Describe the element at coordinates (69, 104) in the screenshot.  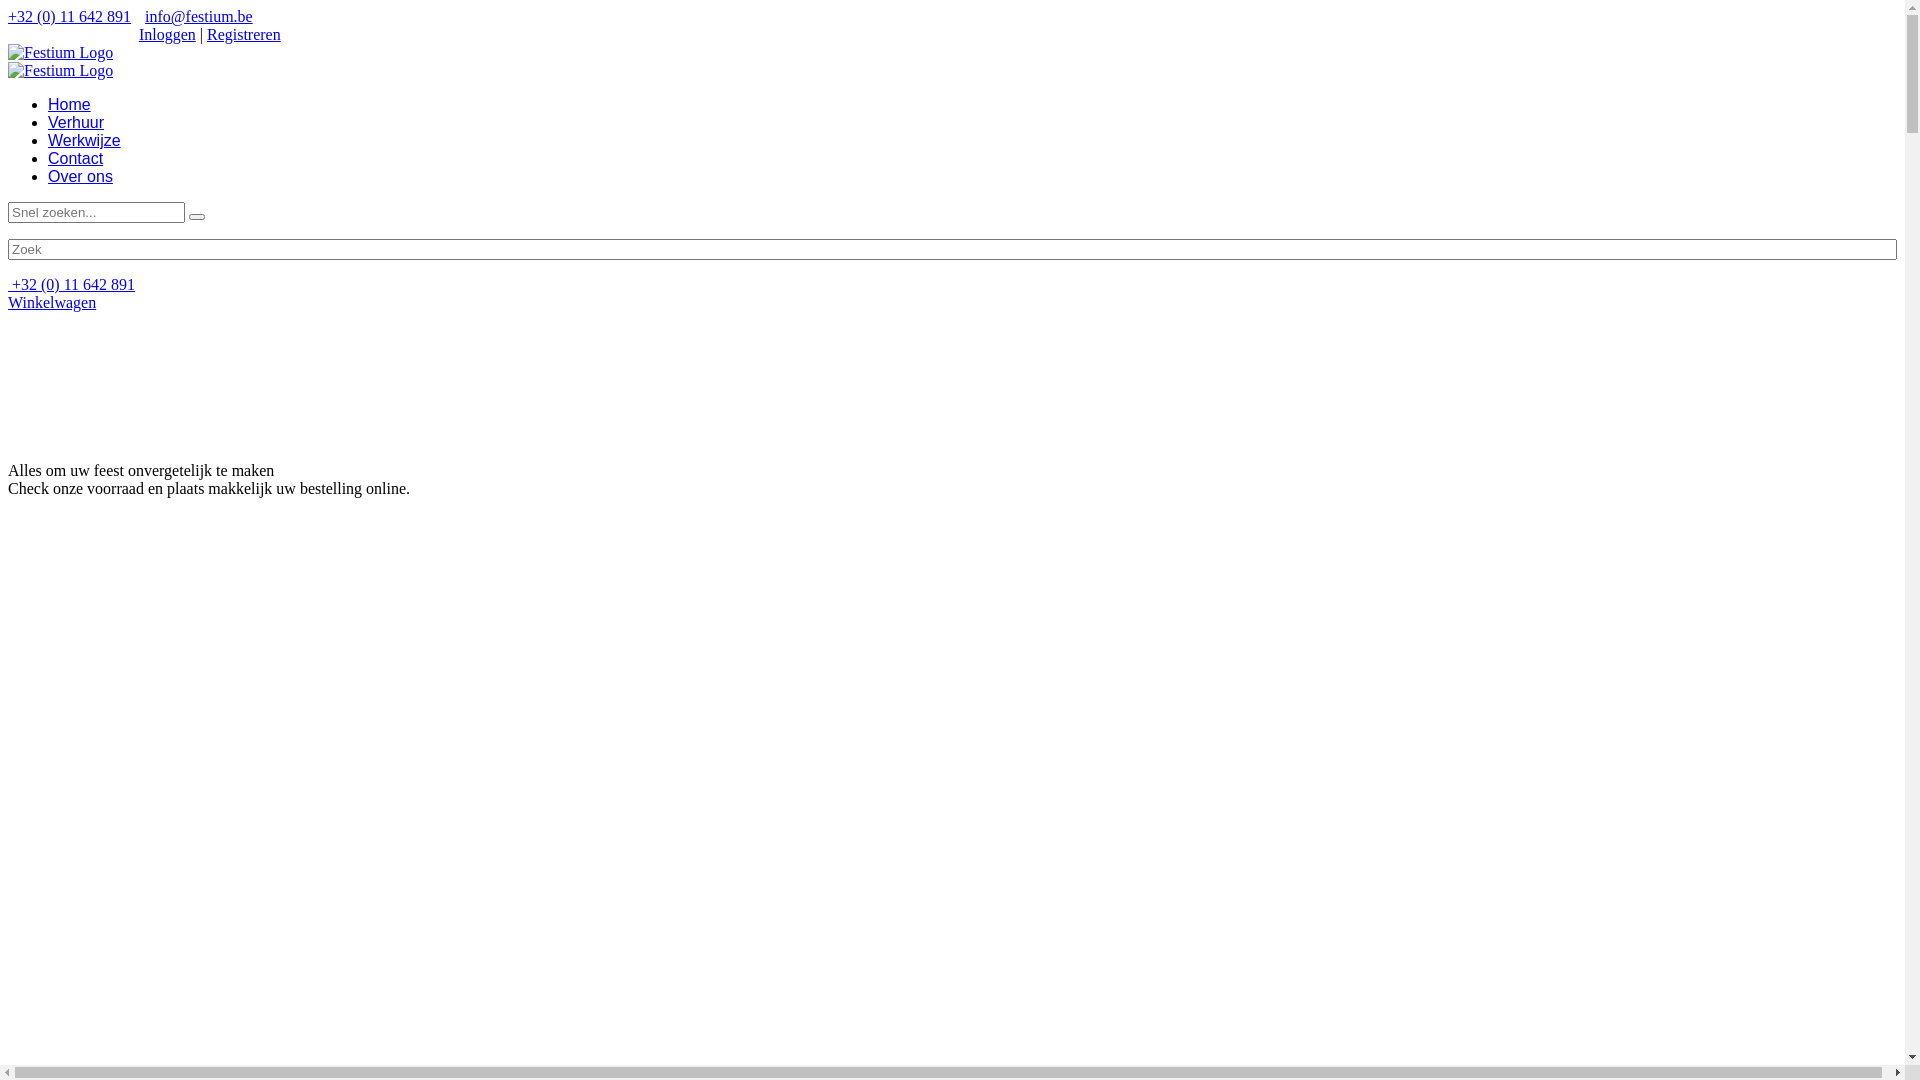
I see `'Home'` at that location.